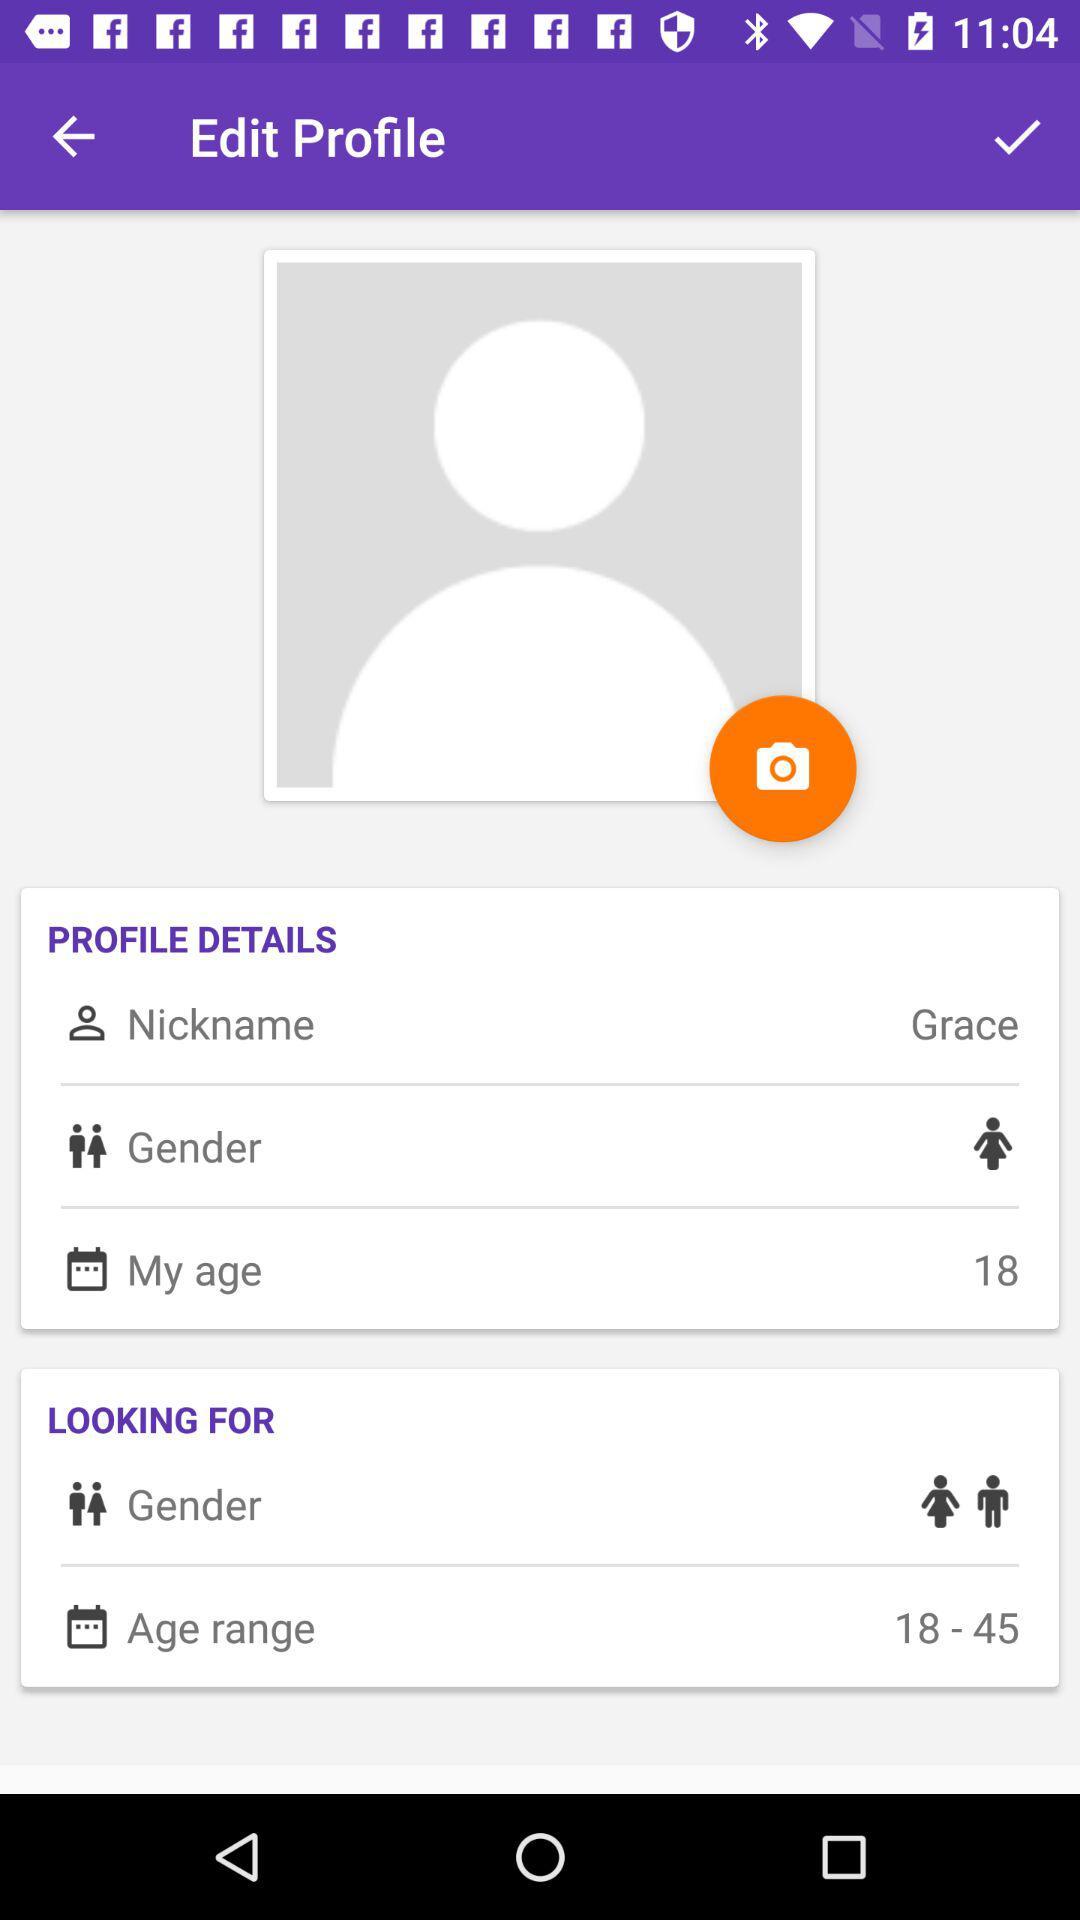 Image resolution: width=1080 pixels, height=1920 pixels. What do you see at coordinates (782, 767) in the screenshot?
I see `the photo icon` at bounding box center [782, 767].